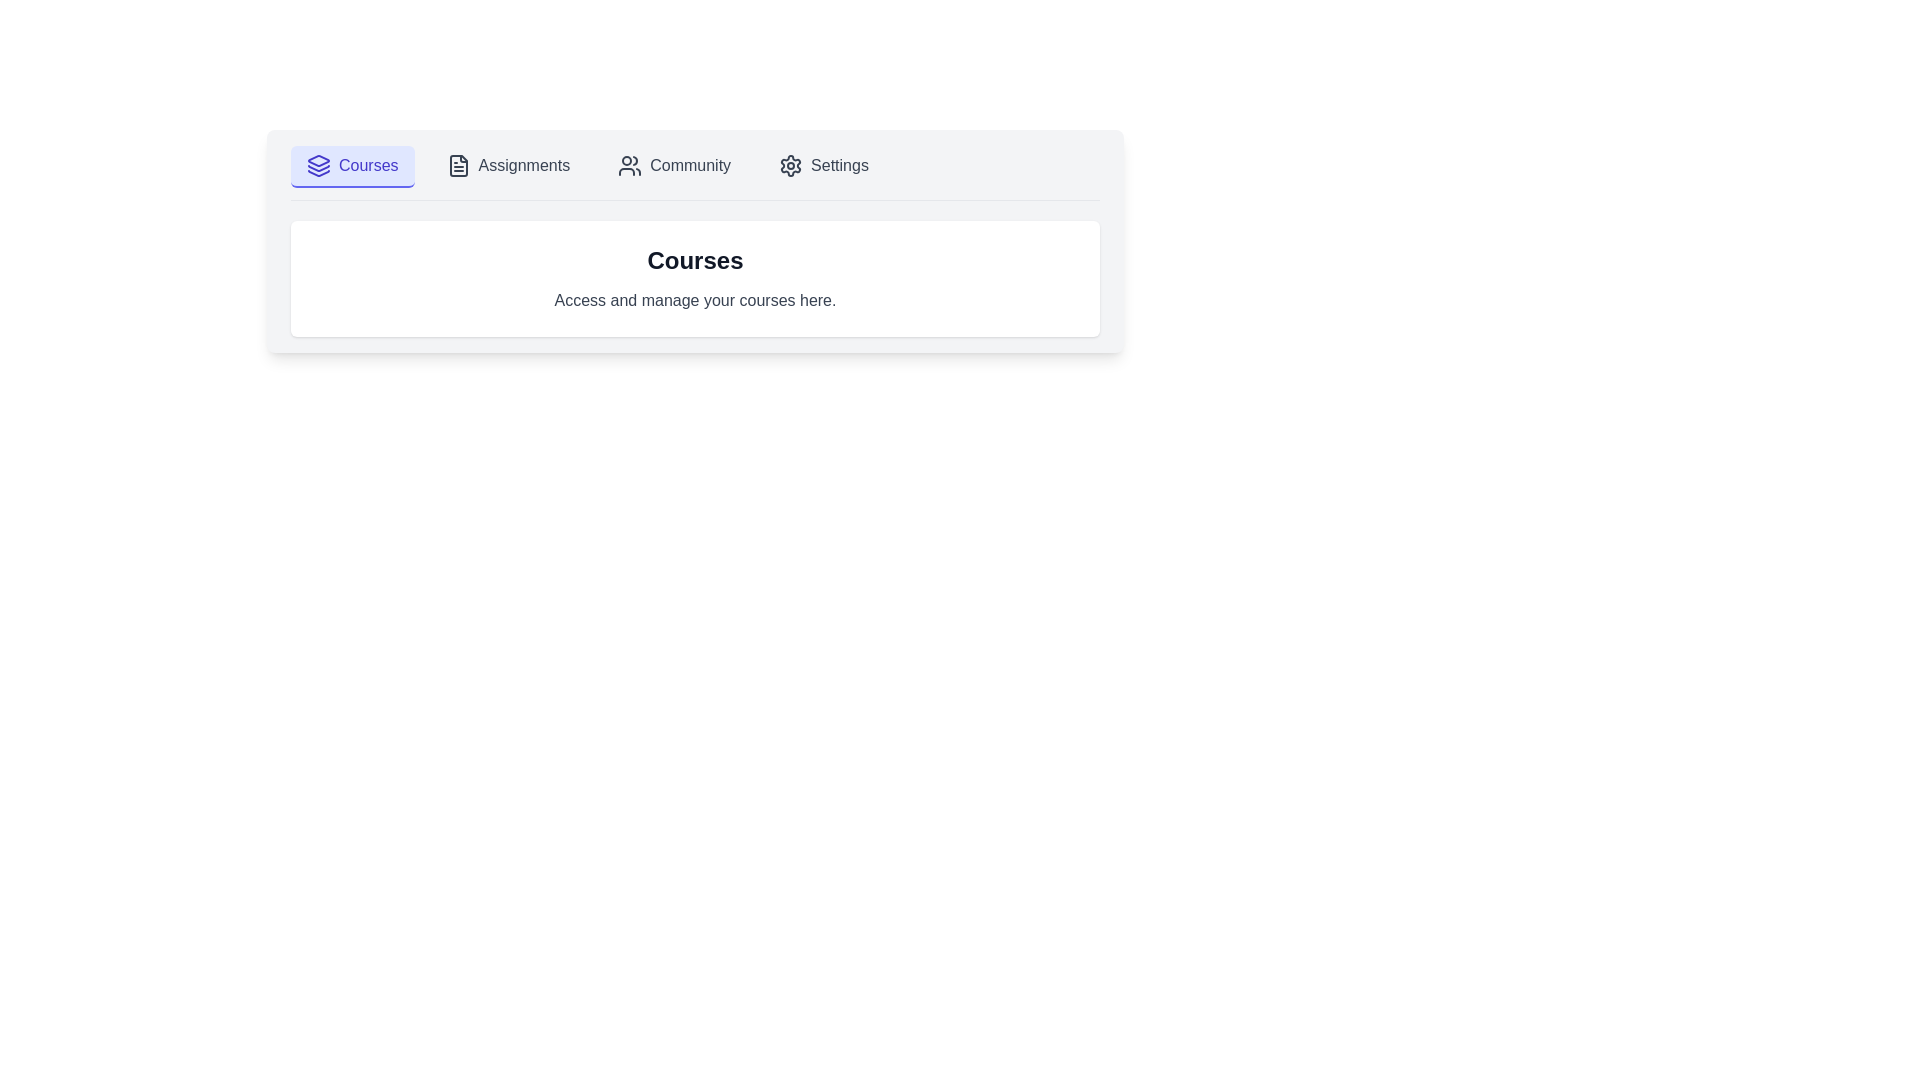 The width and height of the screenshot is (1920, 1080). What do you see at coordinates (674, 165) in the screenshot?
I see `the 'Community' button in the navigation bar` at bounding box center [674, 165].